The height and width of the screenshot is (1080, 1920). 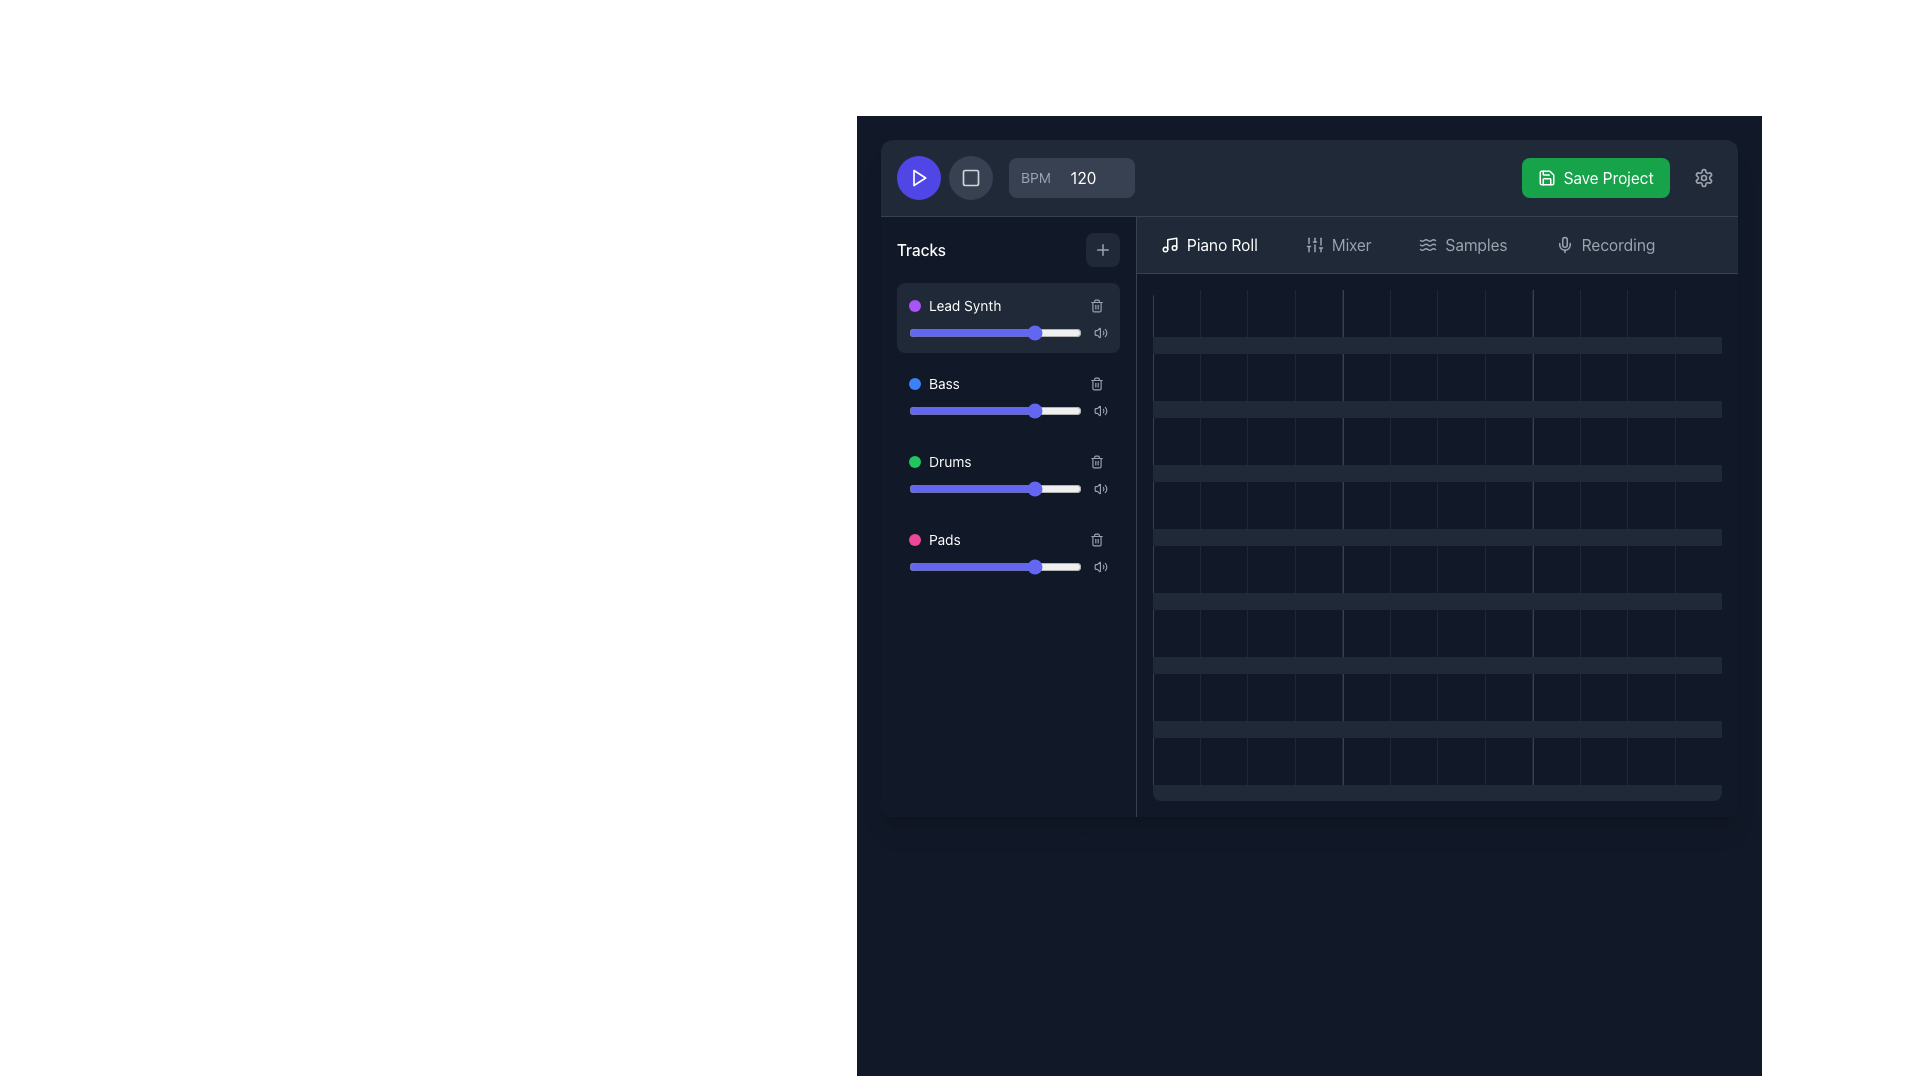 I want to click on the interactive placeholder square component located in the 4th column of the 7th row, so click(x=1318, y=696).